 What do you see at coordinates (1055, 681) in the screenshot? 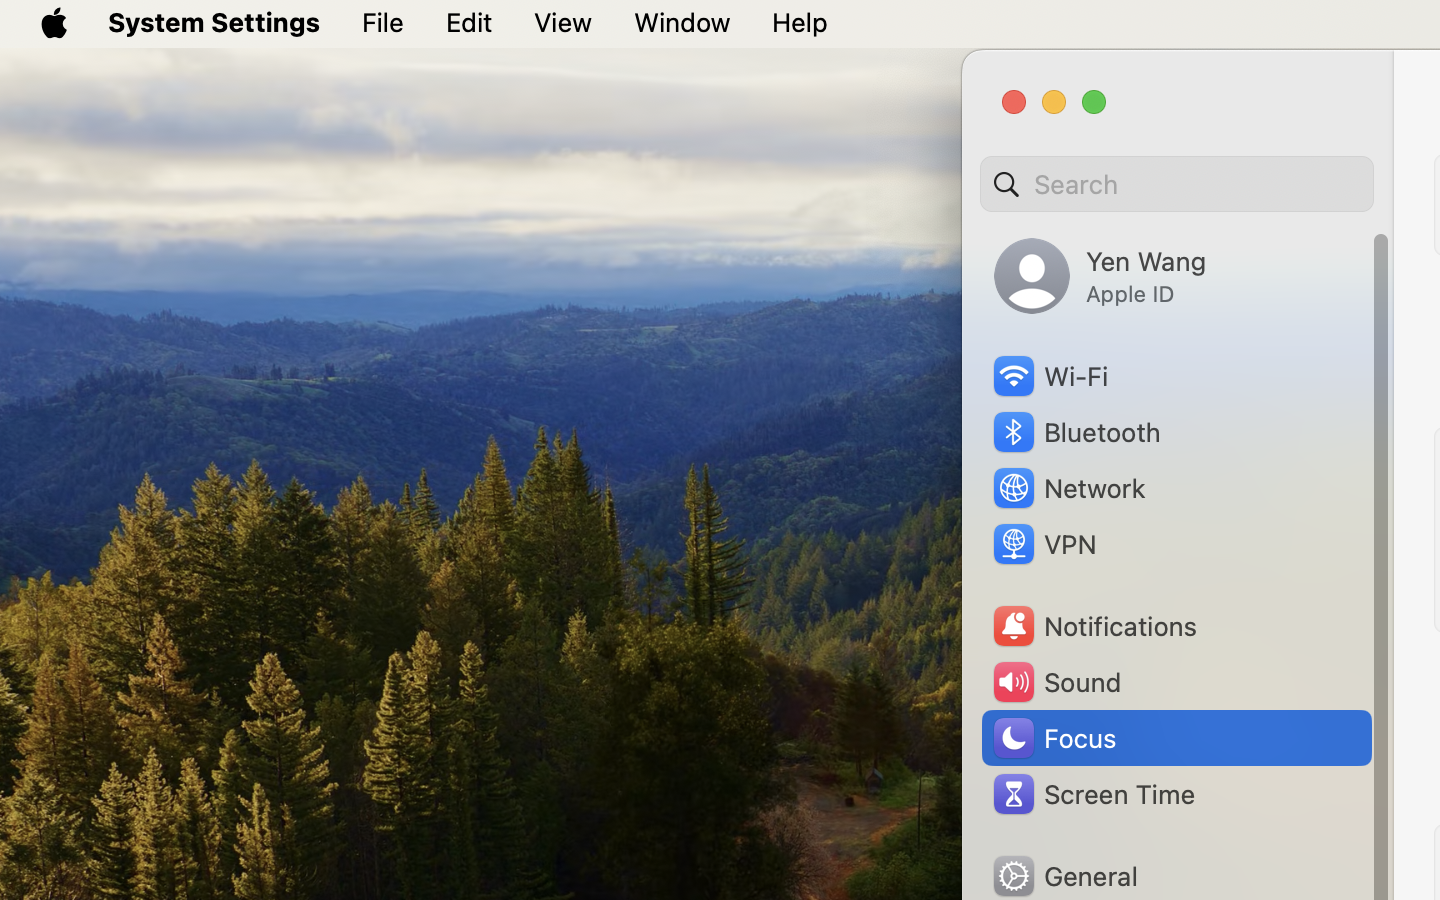
I see `'Sound'` at bounding box center [1055, 681].